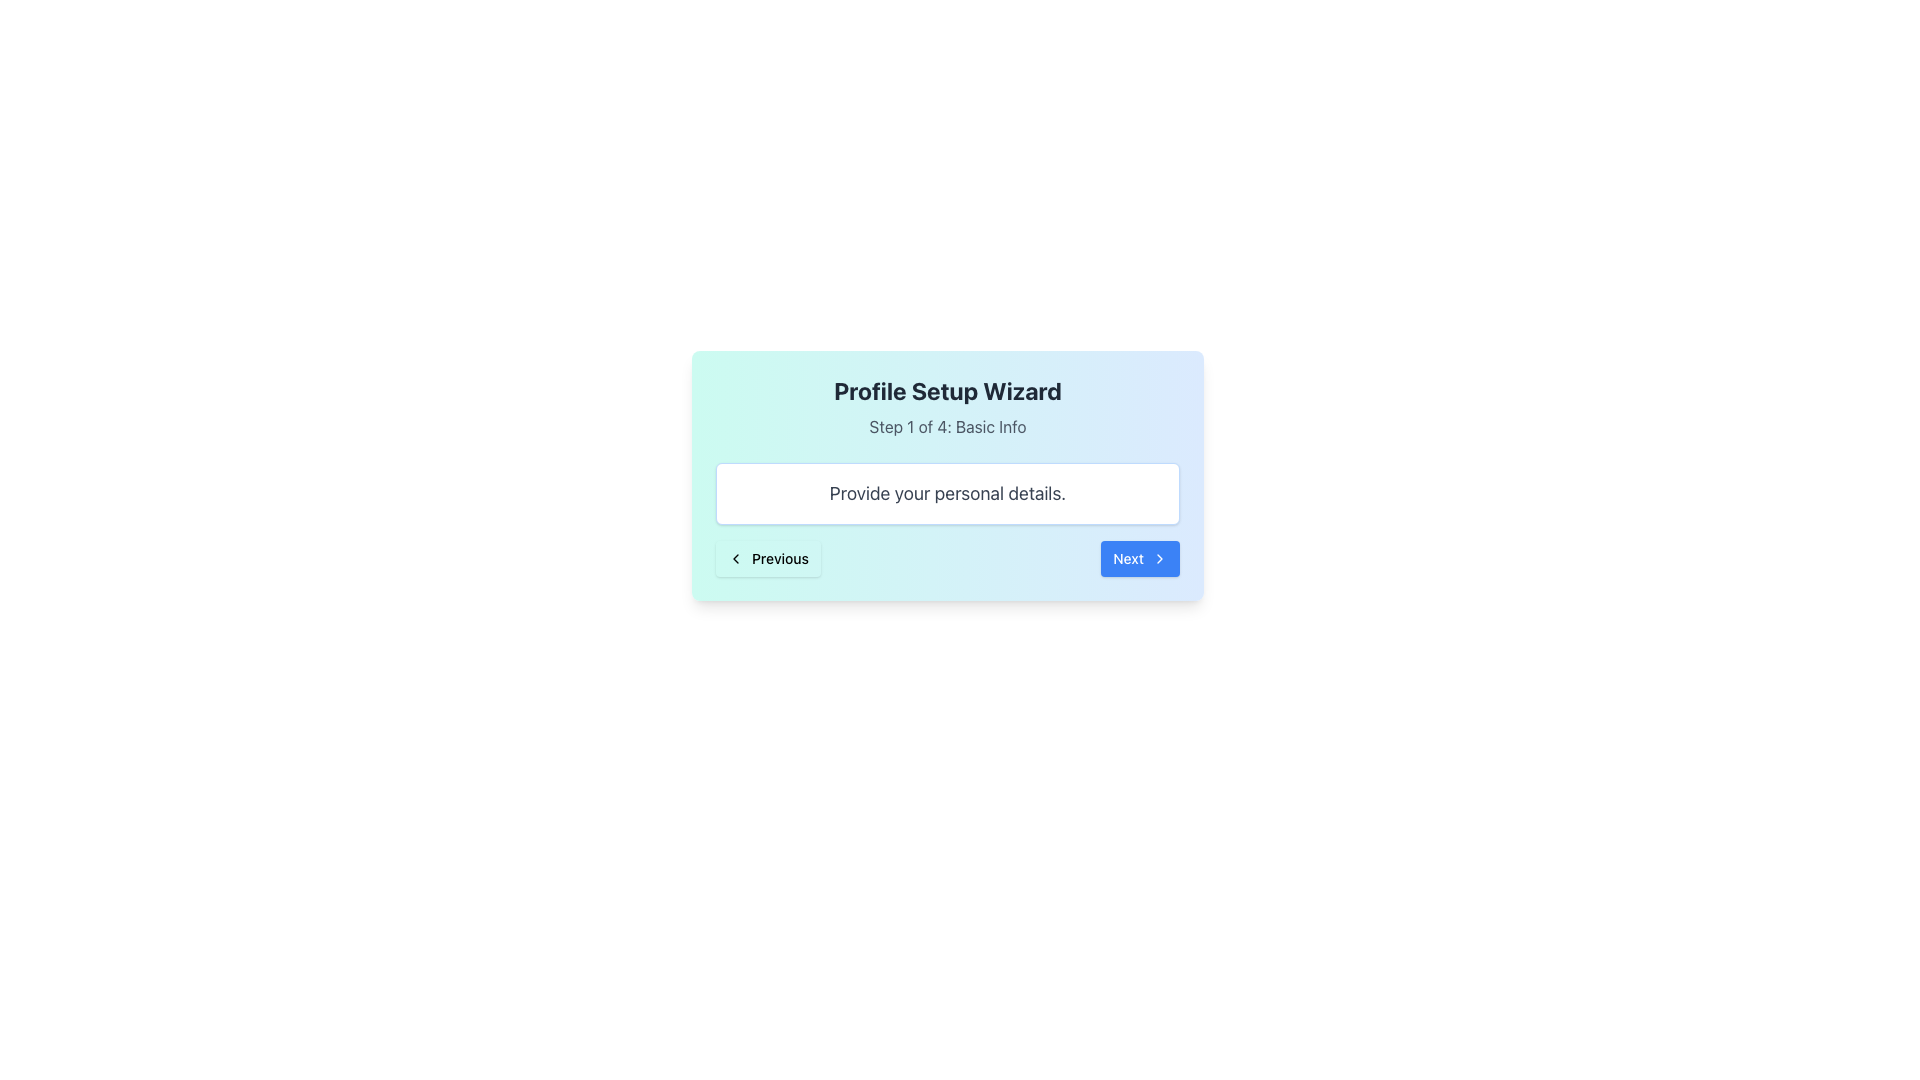 This screenshot has width=1920, height=1080. What do you see at coordinates (947, 426) in the screenshot?
I see `text element indicating the current step of the multi-step process, specifically 'Step 1 of 4', which is located below the heading 'Profile Setup Wizard'` at bounding box center [947, 426].